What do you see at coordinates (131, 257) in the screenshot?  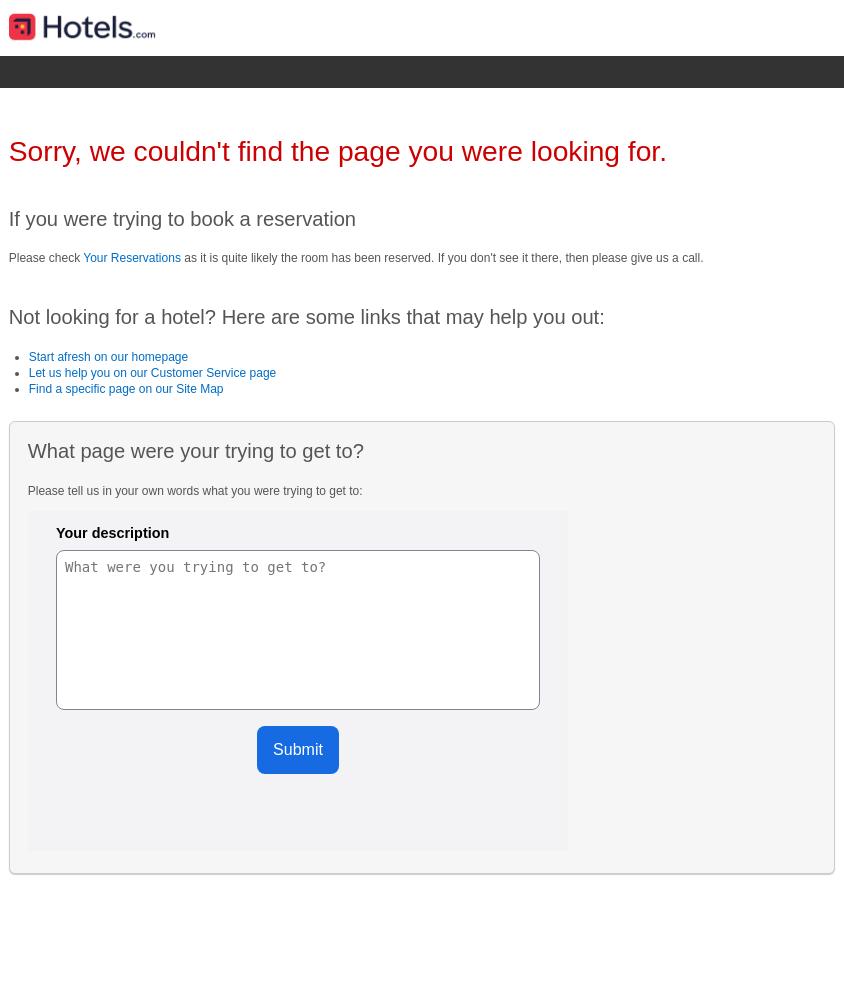 I see `'Your Reservations'` at bounding box center [131, 257].